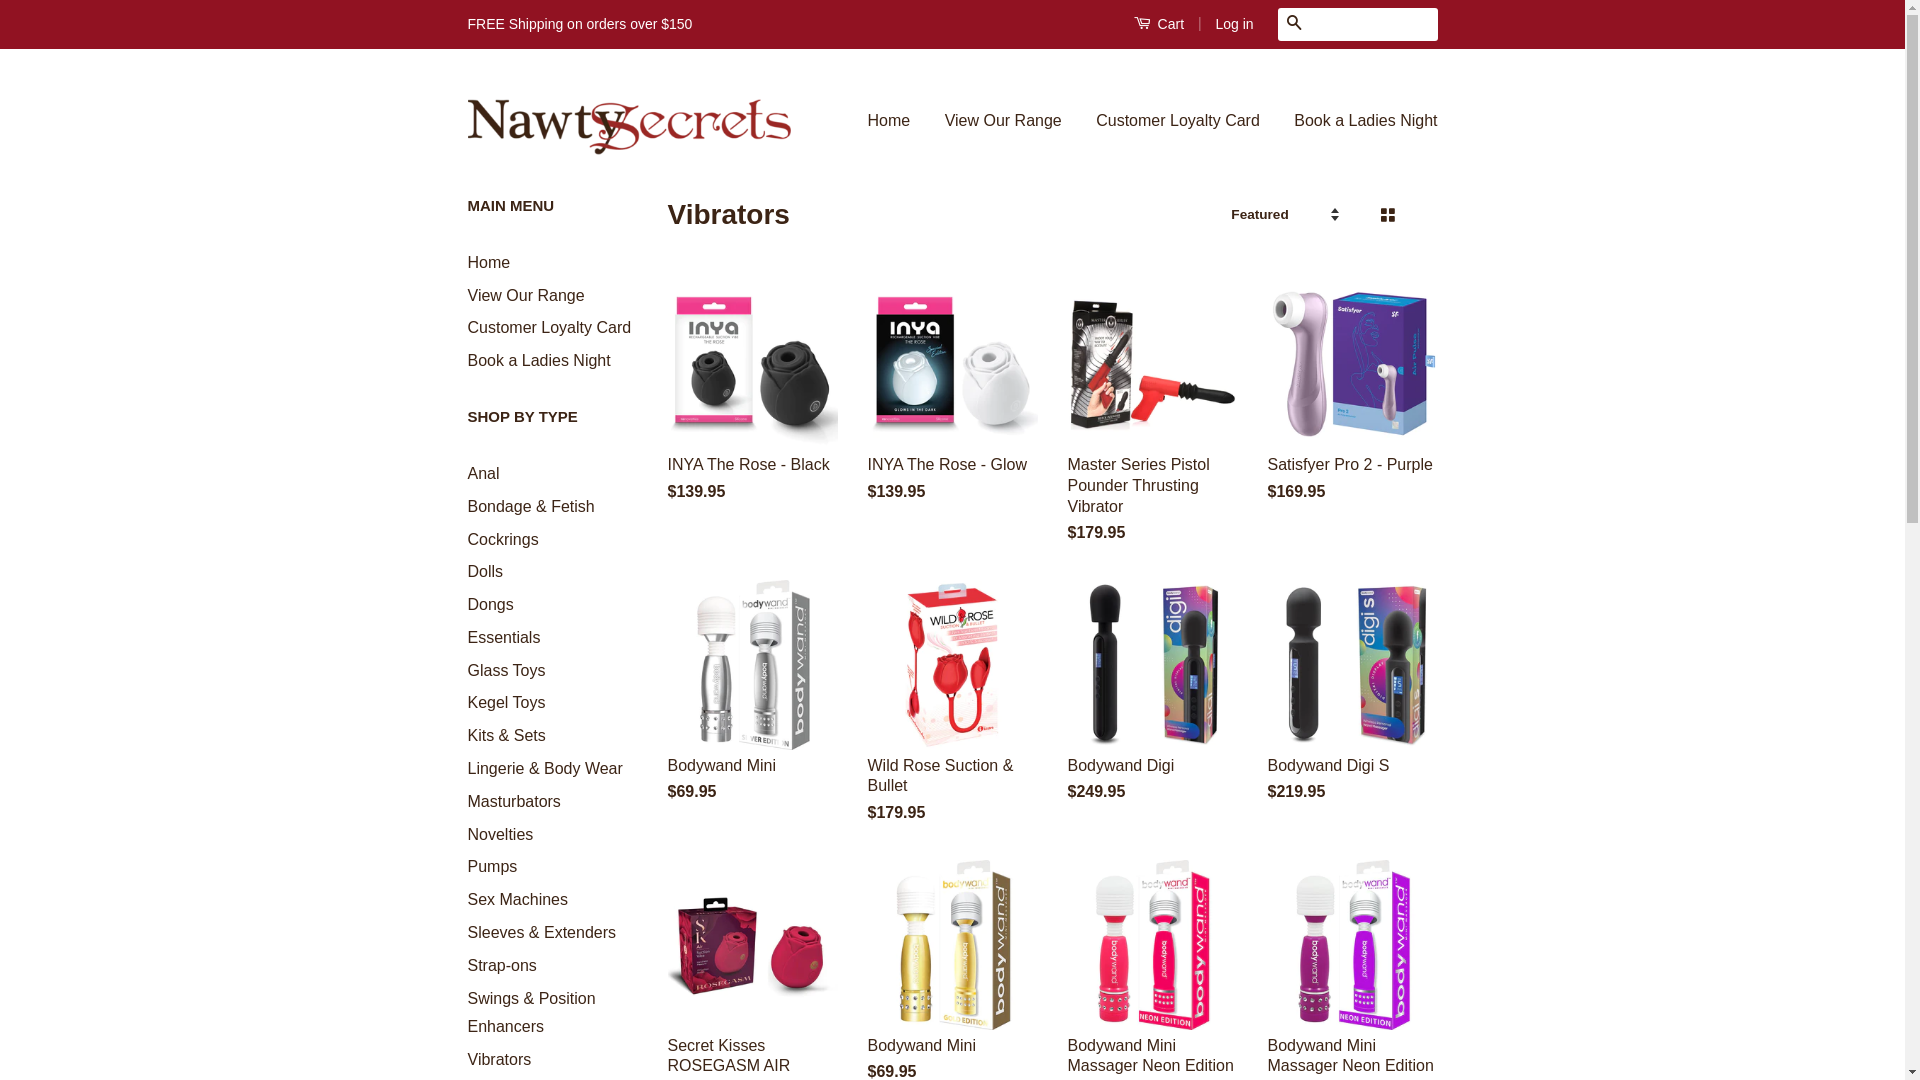  Describe the element at coordinates (514, 800) in the screenshot. I see `'Masturbators'` at that location.